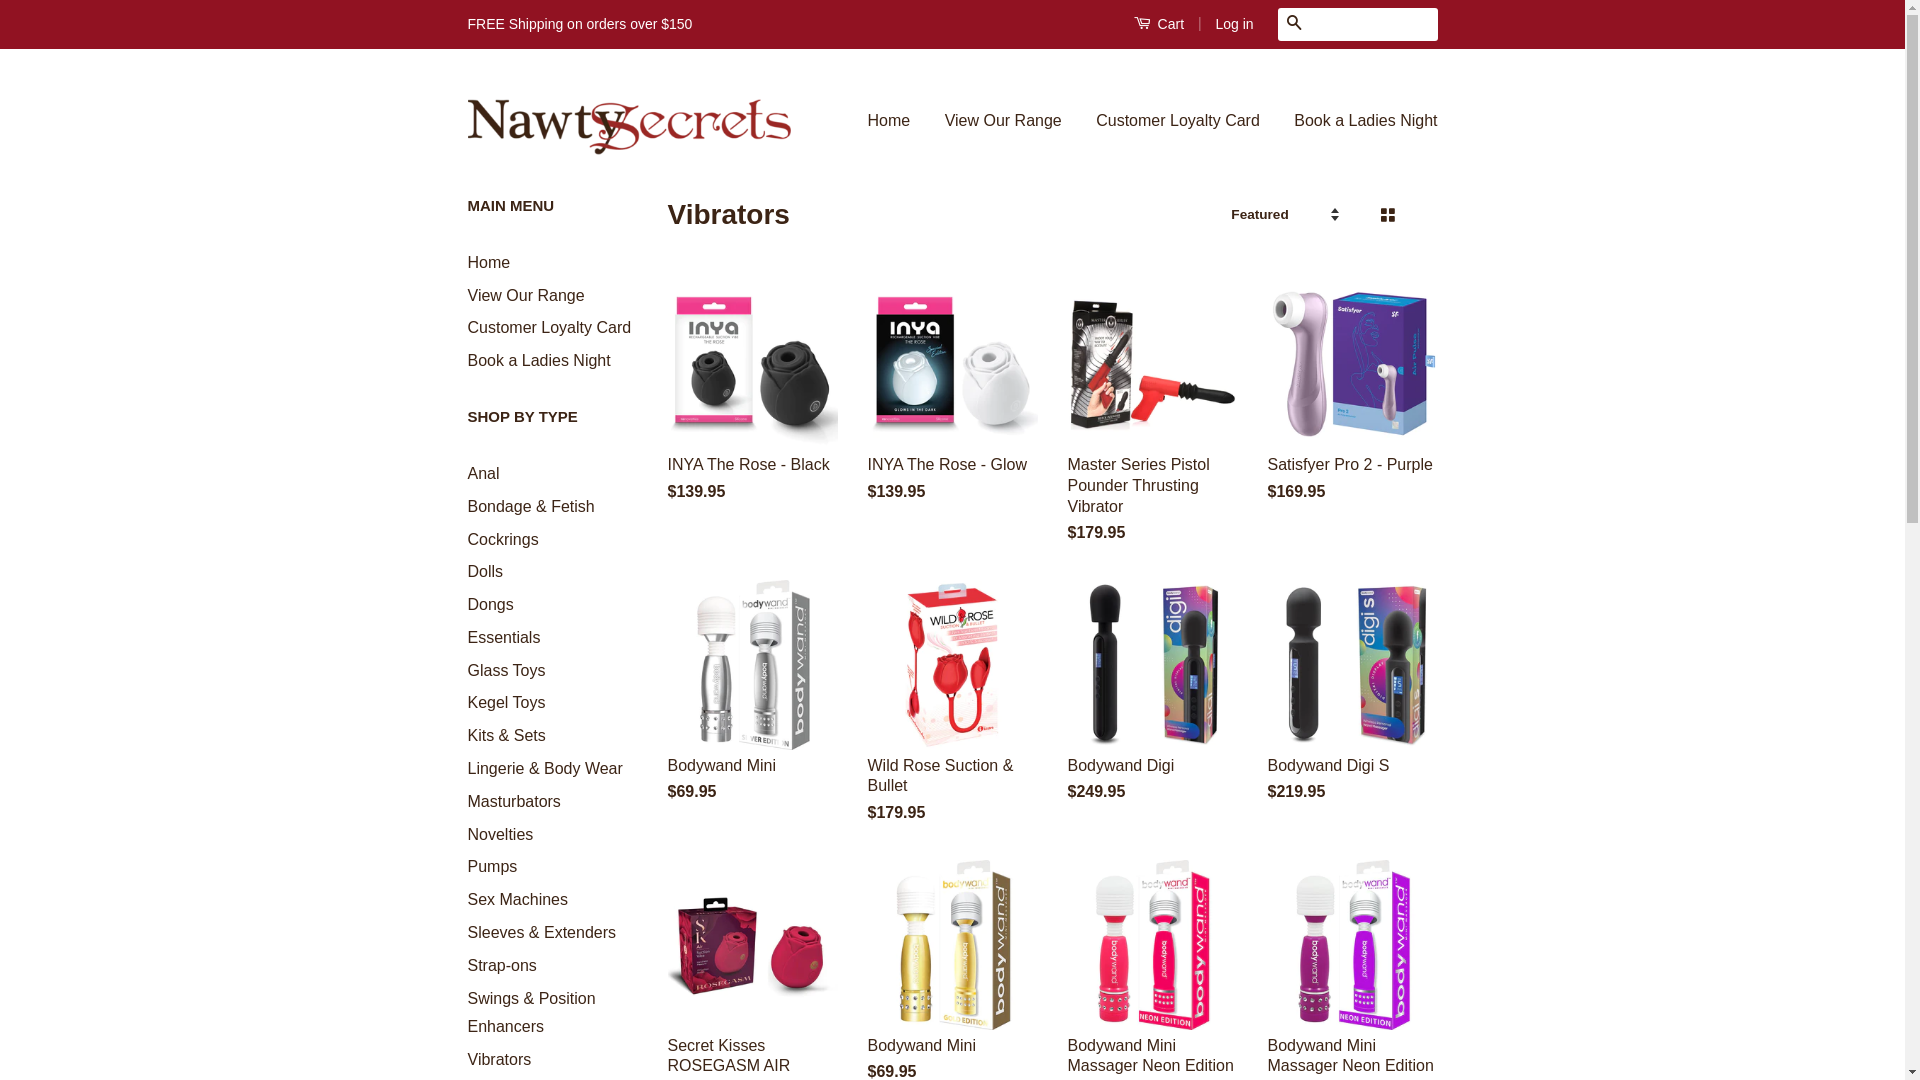  Describe the element at coordinates (514, 800) in the screenshot. I see `'Masturbators'` at that location.